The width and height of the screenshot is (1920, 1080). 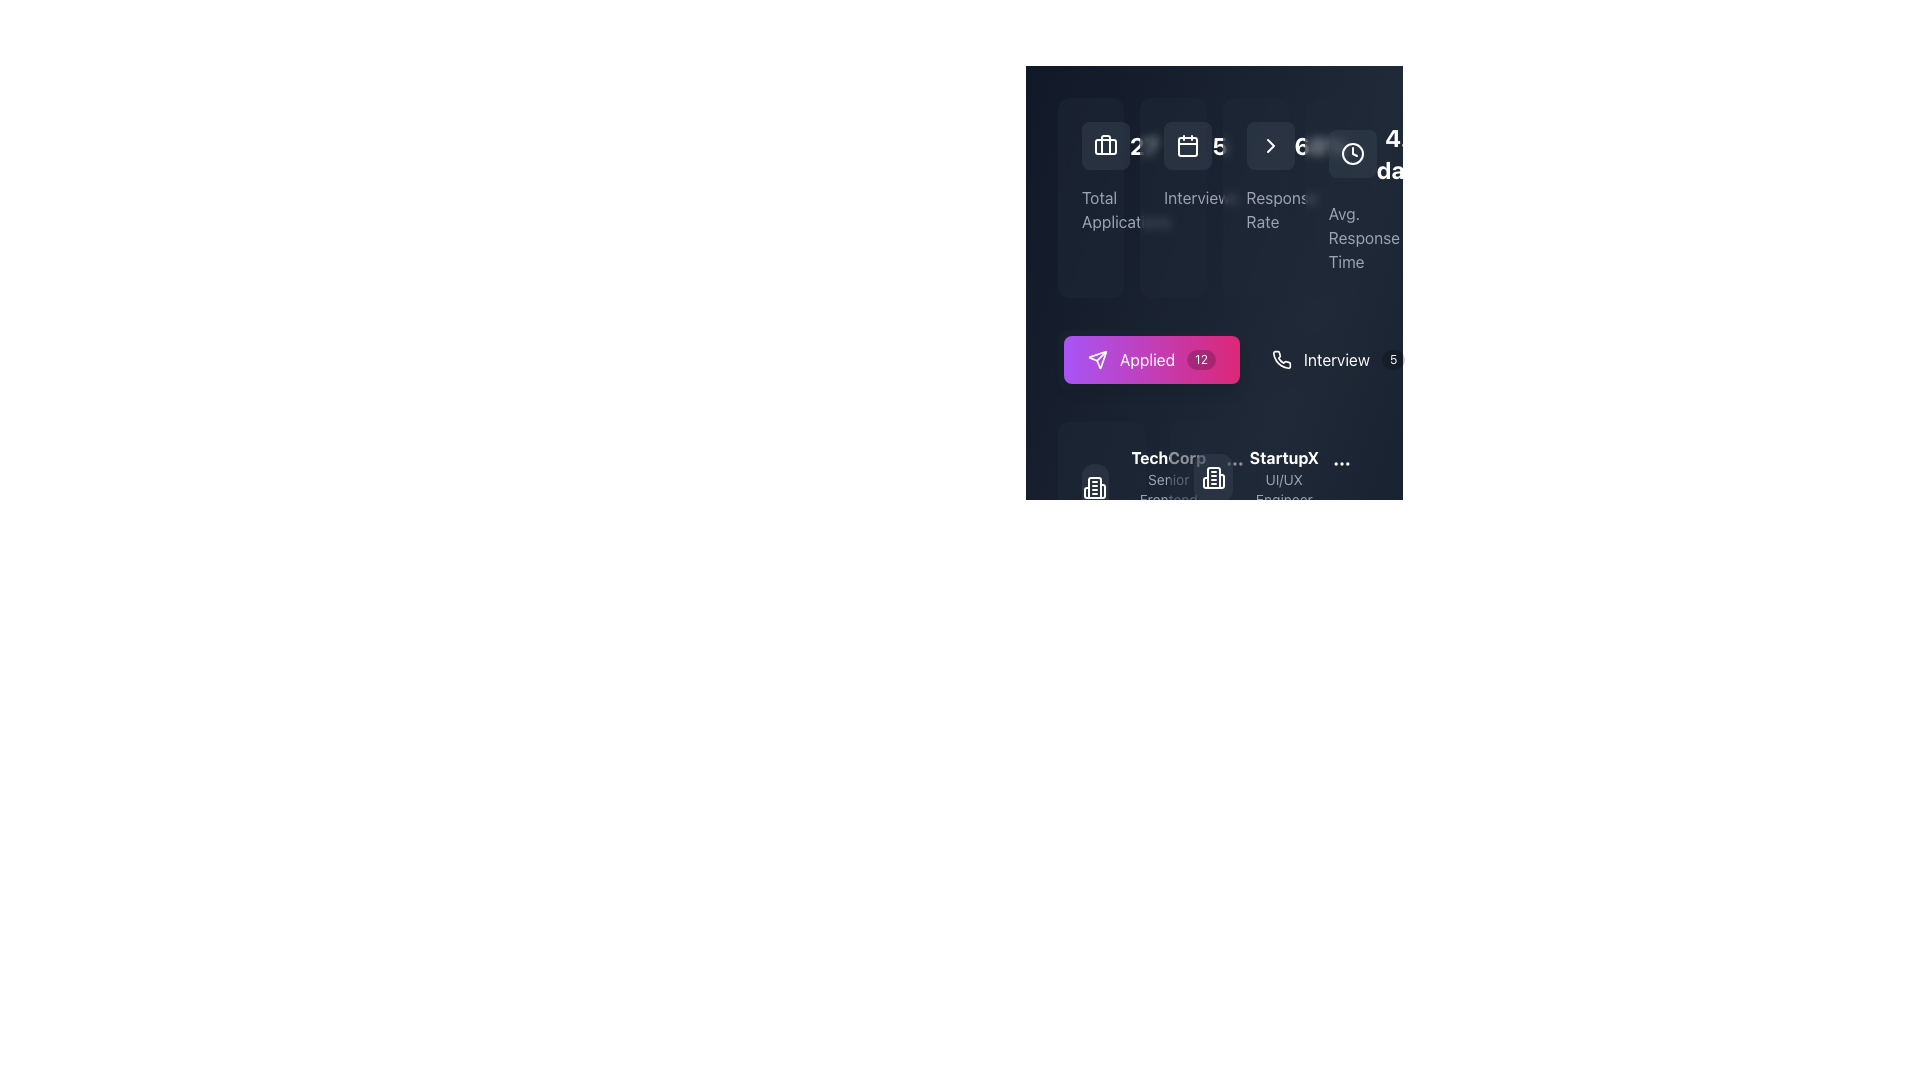 What do you see at coordinates (1337, 197) in the screenshot?
I see `information displayed on the average response time informational card located in the fourth column of the grid layout` at bounding box center [1337, 197].